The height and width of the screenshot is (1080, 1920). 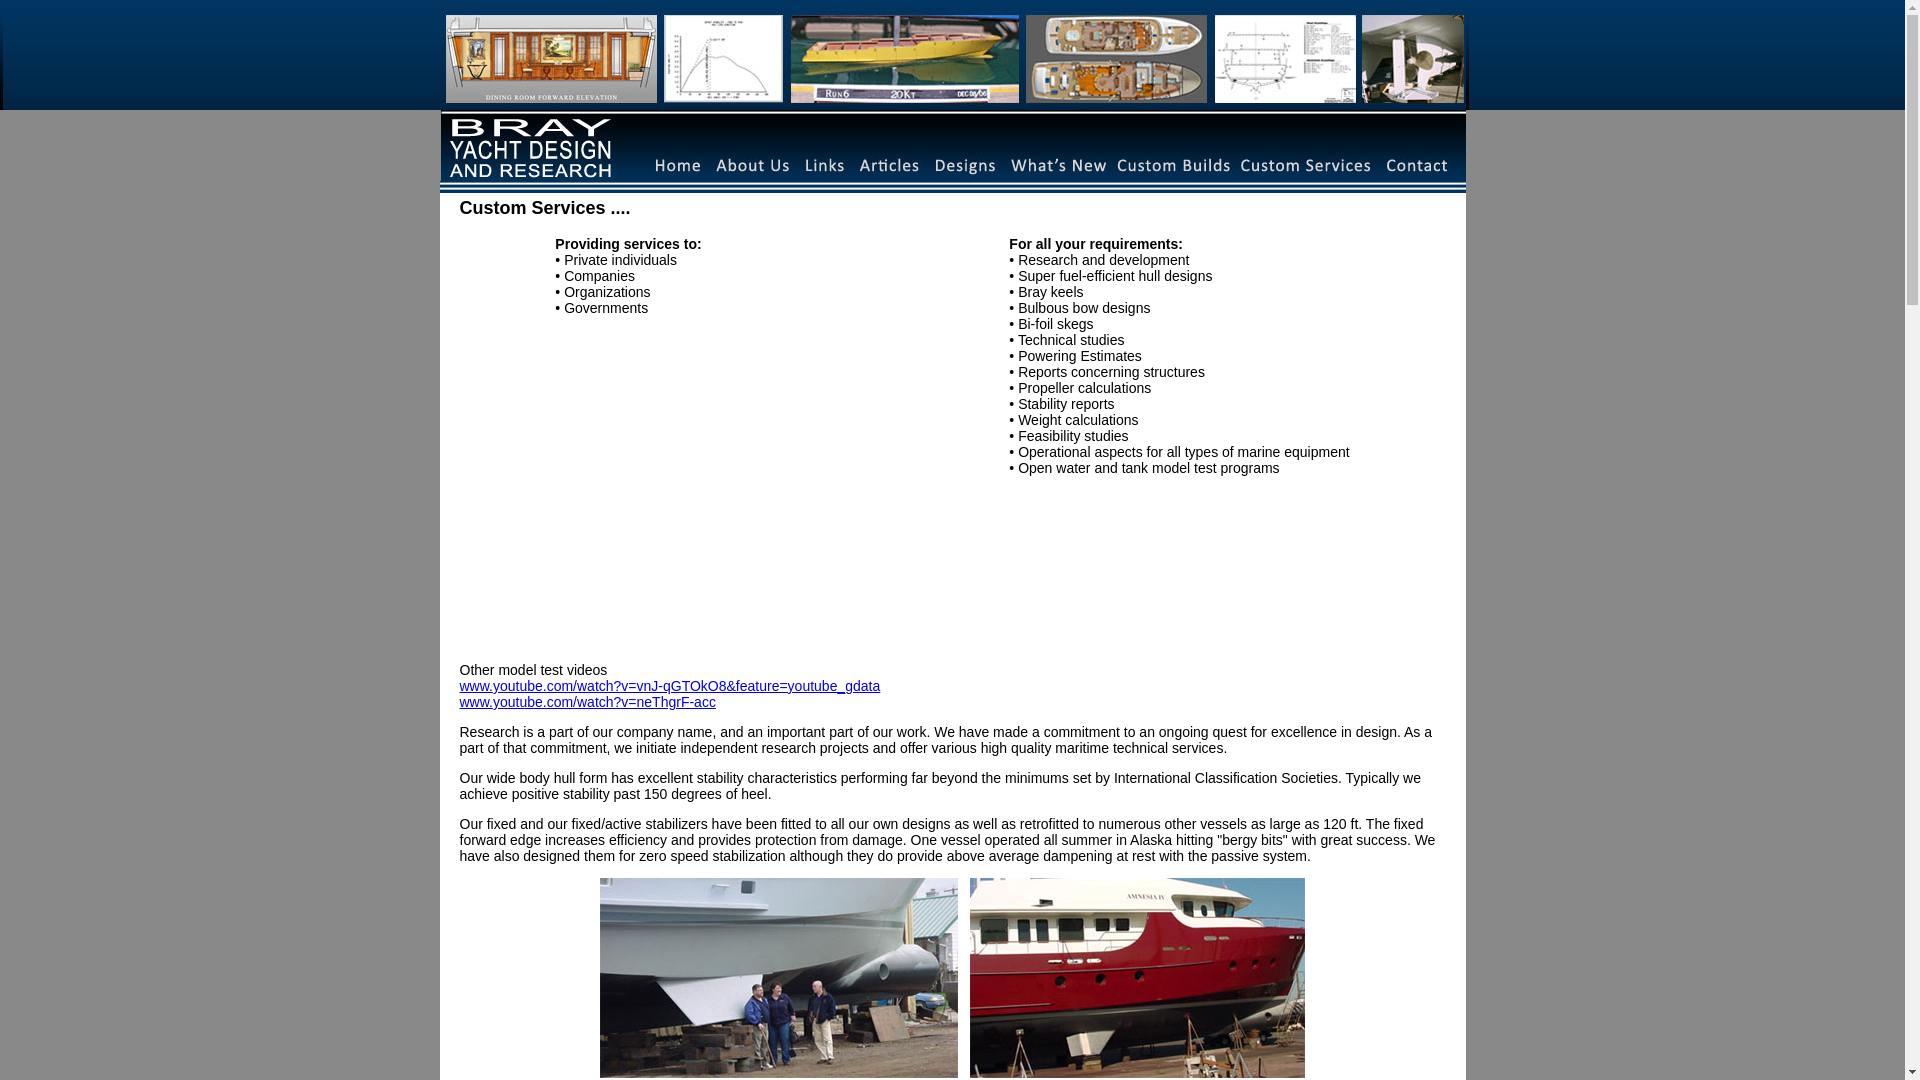 I want to click on 'www.youtube.com/watch?v=vnJ-qGTOkO8&feature=youtube_gdata', so click(x=670, y=685).